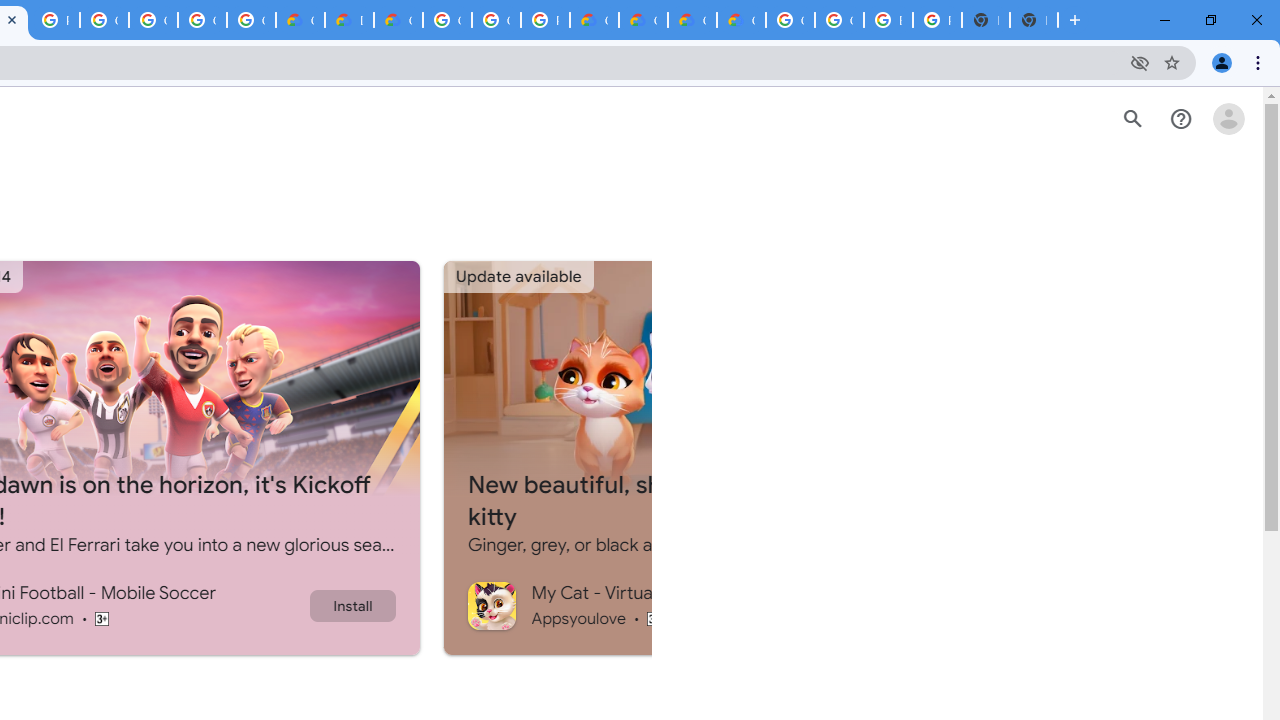  What do you see at coordinates (299, 20) in the screenshot?
I see `'Customer Care | Google Cloud'` at bounding box center [299, 20].